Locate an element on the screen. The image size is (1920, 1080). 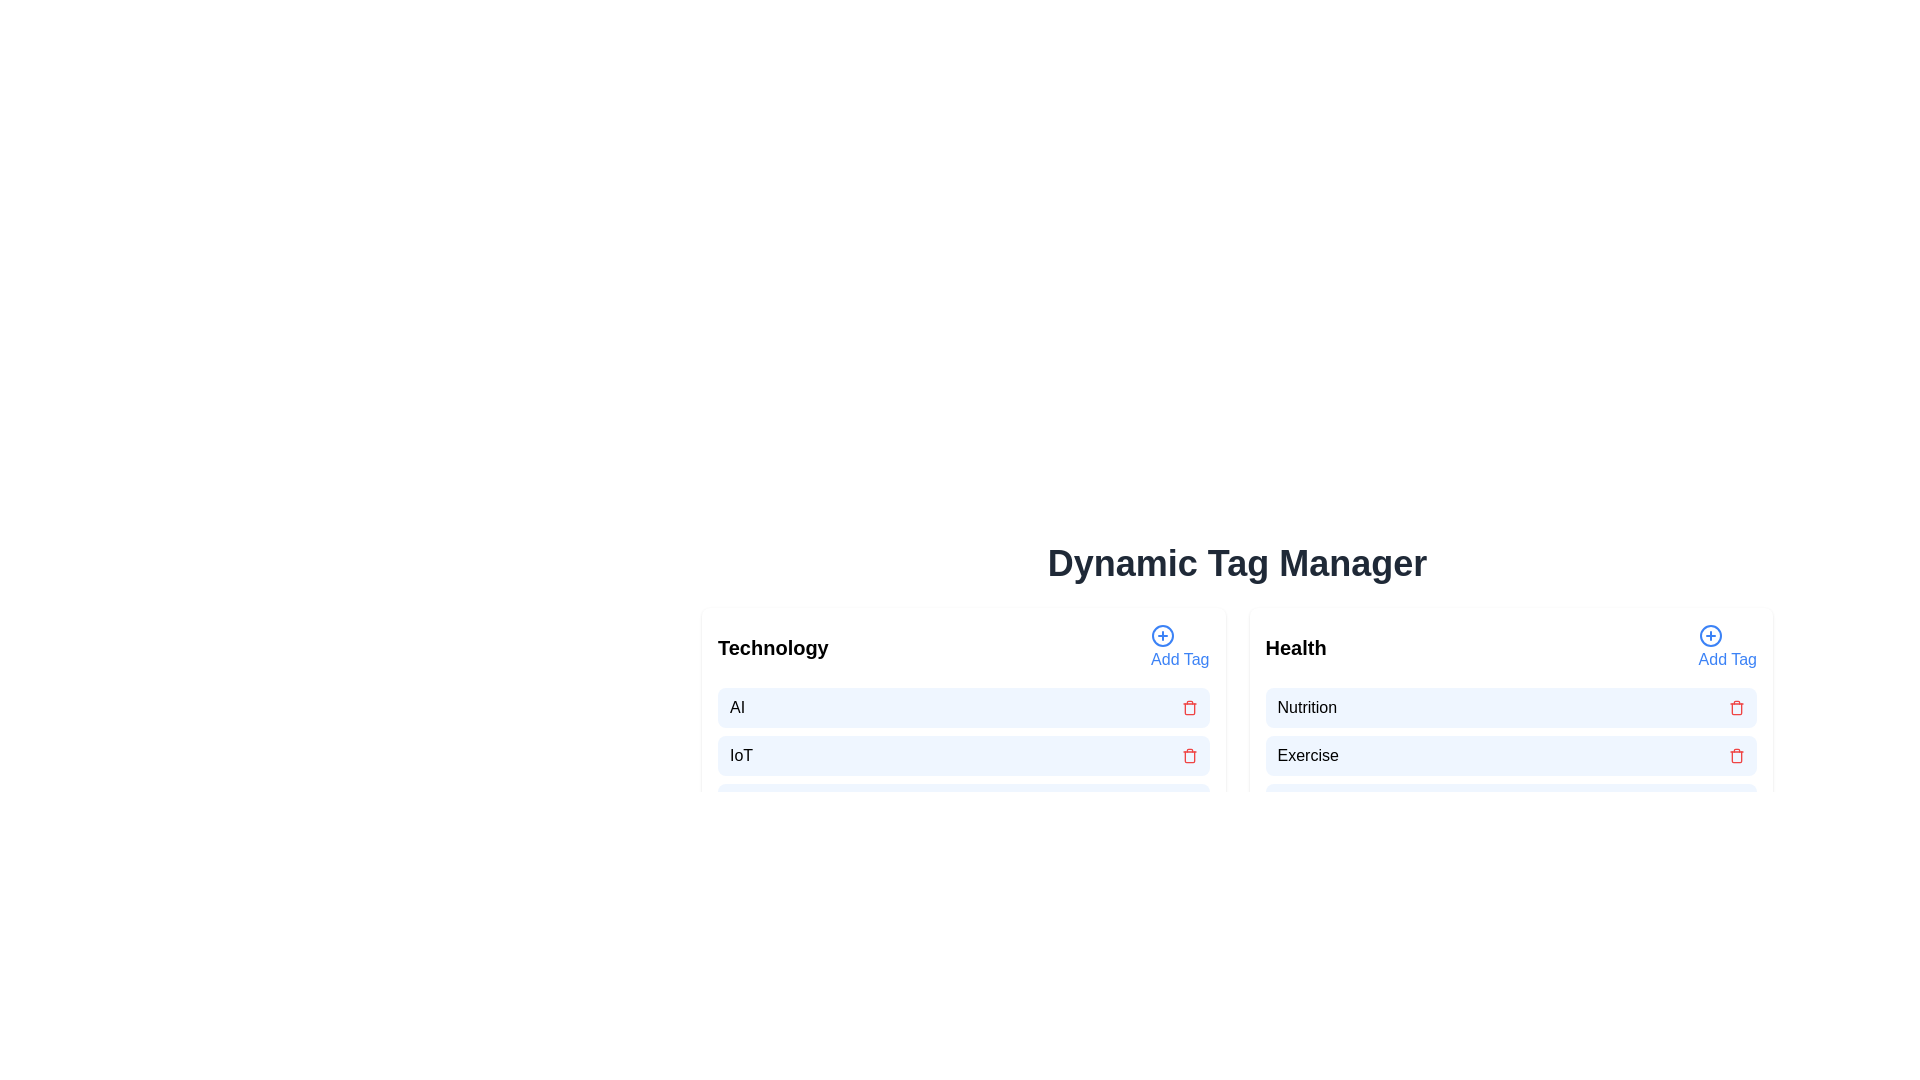
the interactive text link with an accompanying icon located in the top-right corner of the 'Health' section header for keyboard interaction is located at coordinates (1726, 648).